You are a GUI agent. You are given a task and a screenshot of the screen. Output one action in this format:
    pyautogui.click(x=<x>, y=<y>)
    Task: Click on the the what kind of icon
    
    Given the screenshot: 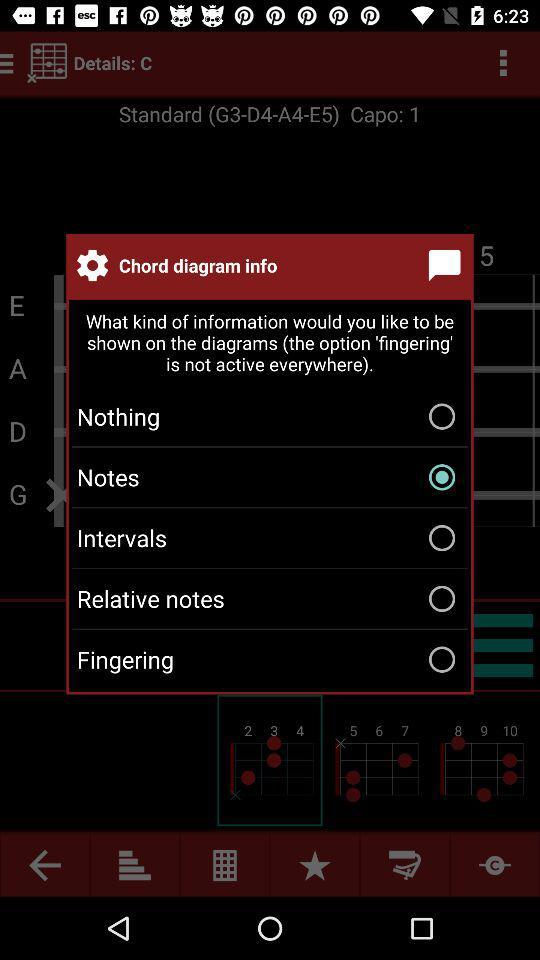 What is the action you would take?
    pyautogui.click(x=270, y=344)
    